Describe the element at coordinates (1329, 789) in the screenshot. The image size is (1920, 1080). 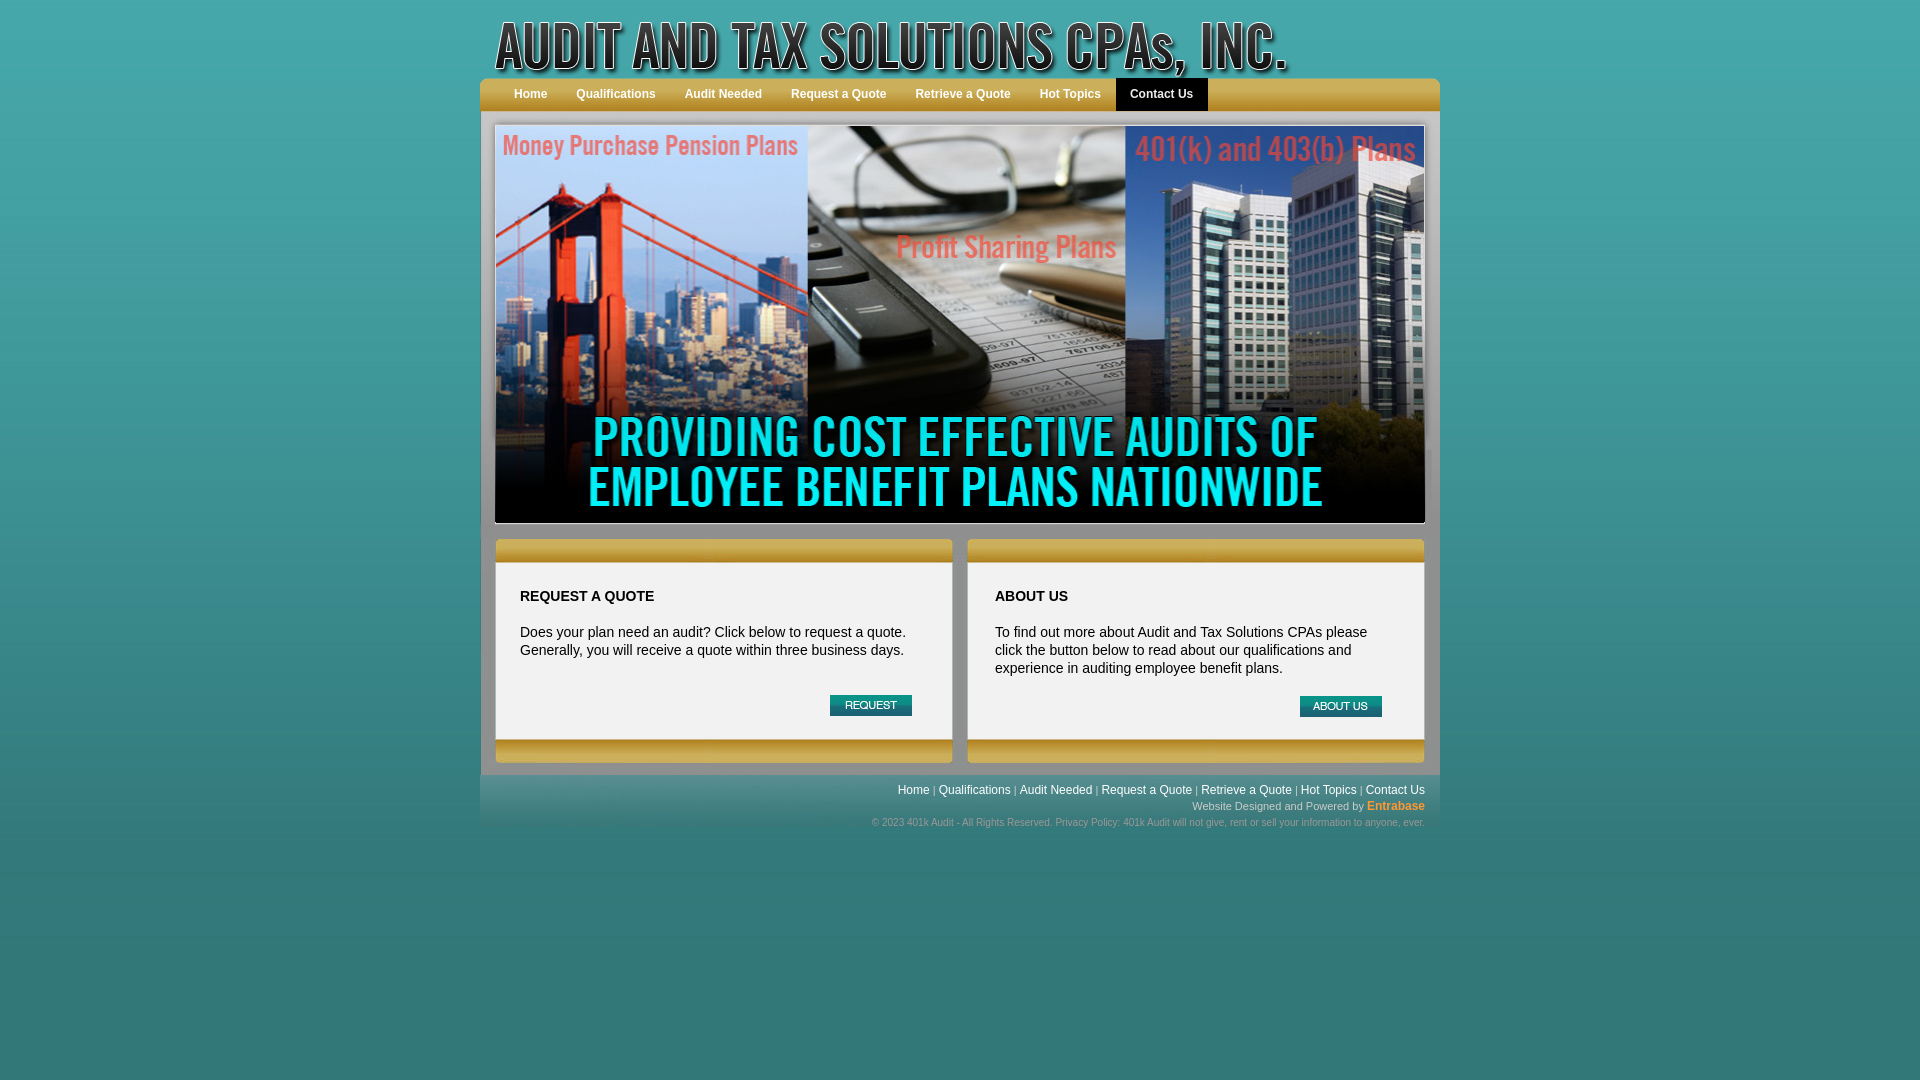
I see `'Hot Topics'` at that location.